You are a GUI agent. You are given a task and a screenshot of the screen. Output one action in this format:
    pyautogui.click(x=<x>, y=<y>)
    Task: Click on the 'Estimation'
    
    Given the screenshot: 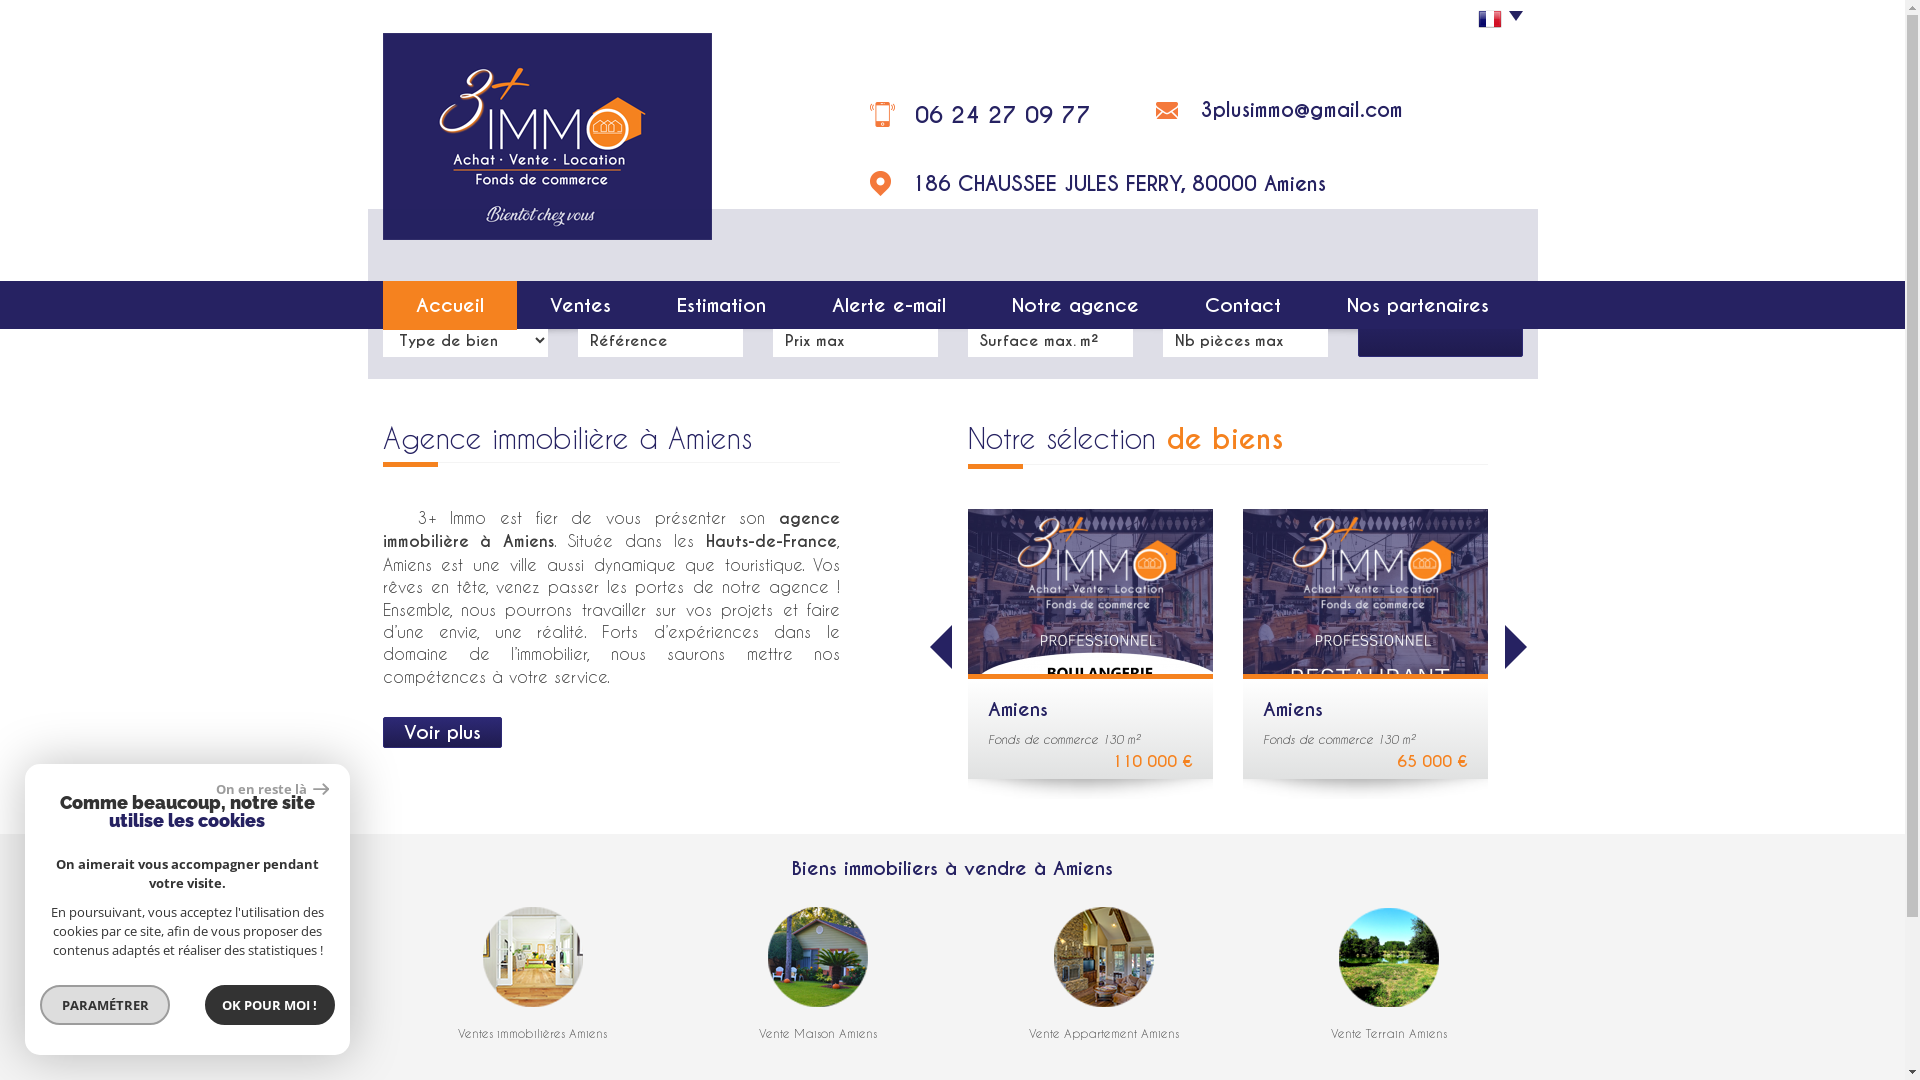 What is the action you would take?
    pyautogui.click(x=720, y=305)
    